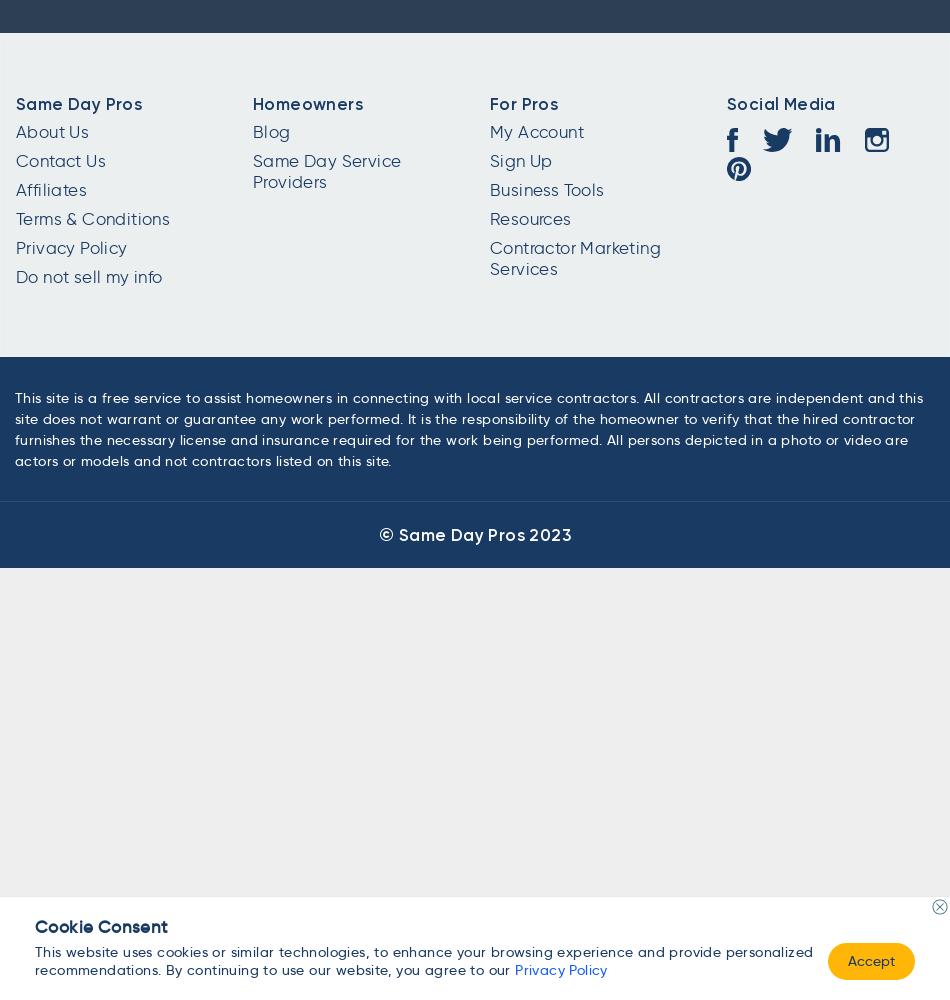  I want to click on 'Terms & Conditions', so click(93, 217).